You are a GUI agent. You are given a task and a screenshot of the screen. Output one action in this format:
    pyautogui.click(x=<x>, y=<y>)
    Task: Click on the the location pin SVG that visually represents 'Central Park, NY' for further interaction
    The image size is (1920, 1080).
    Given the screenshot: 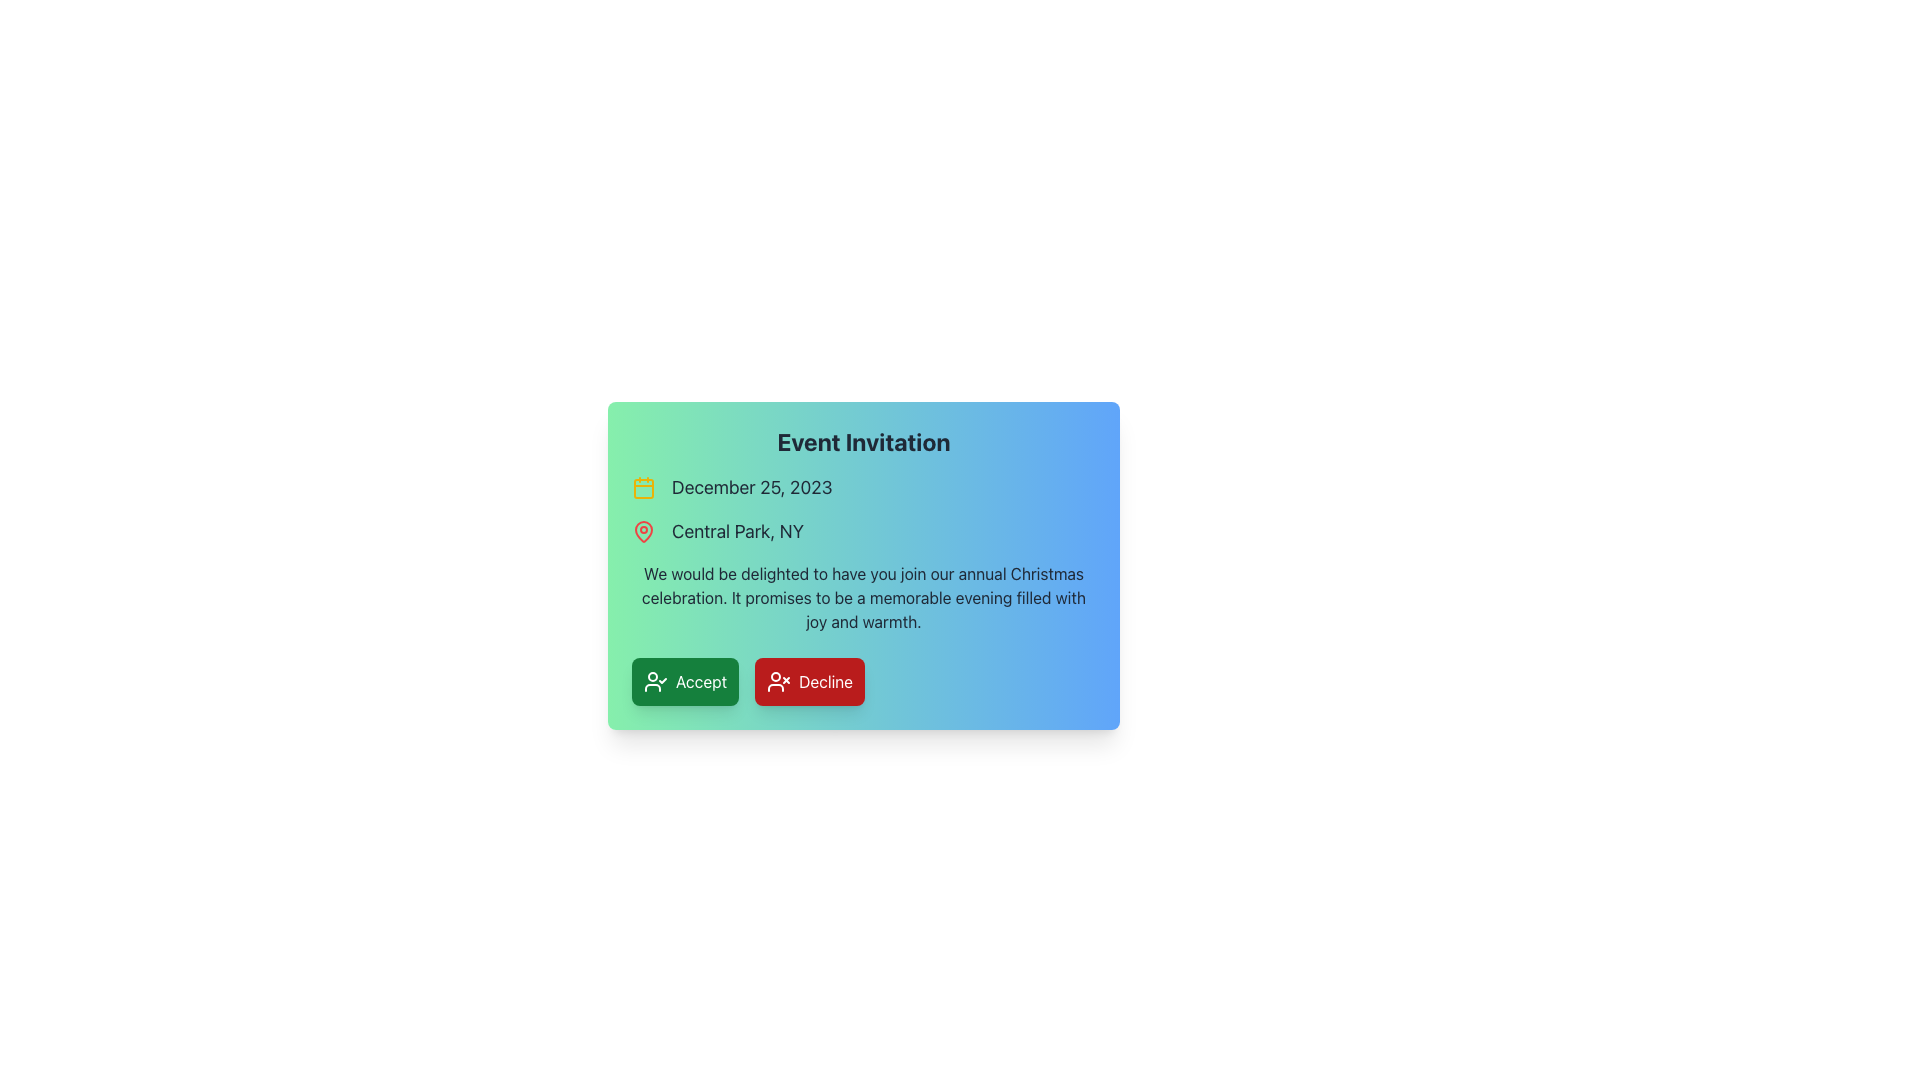 What is the action you would take?
    pyautogui.click(x=643, y=530)
    